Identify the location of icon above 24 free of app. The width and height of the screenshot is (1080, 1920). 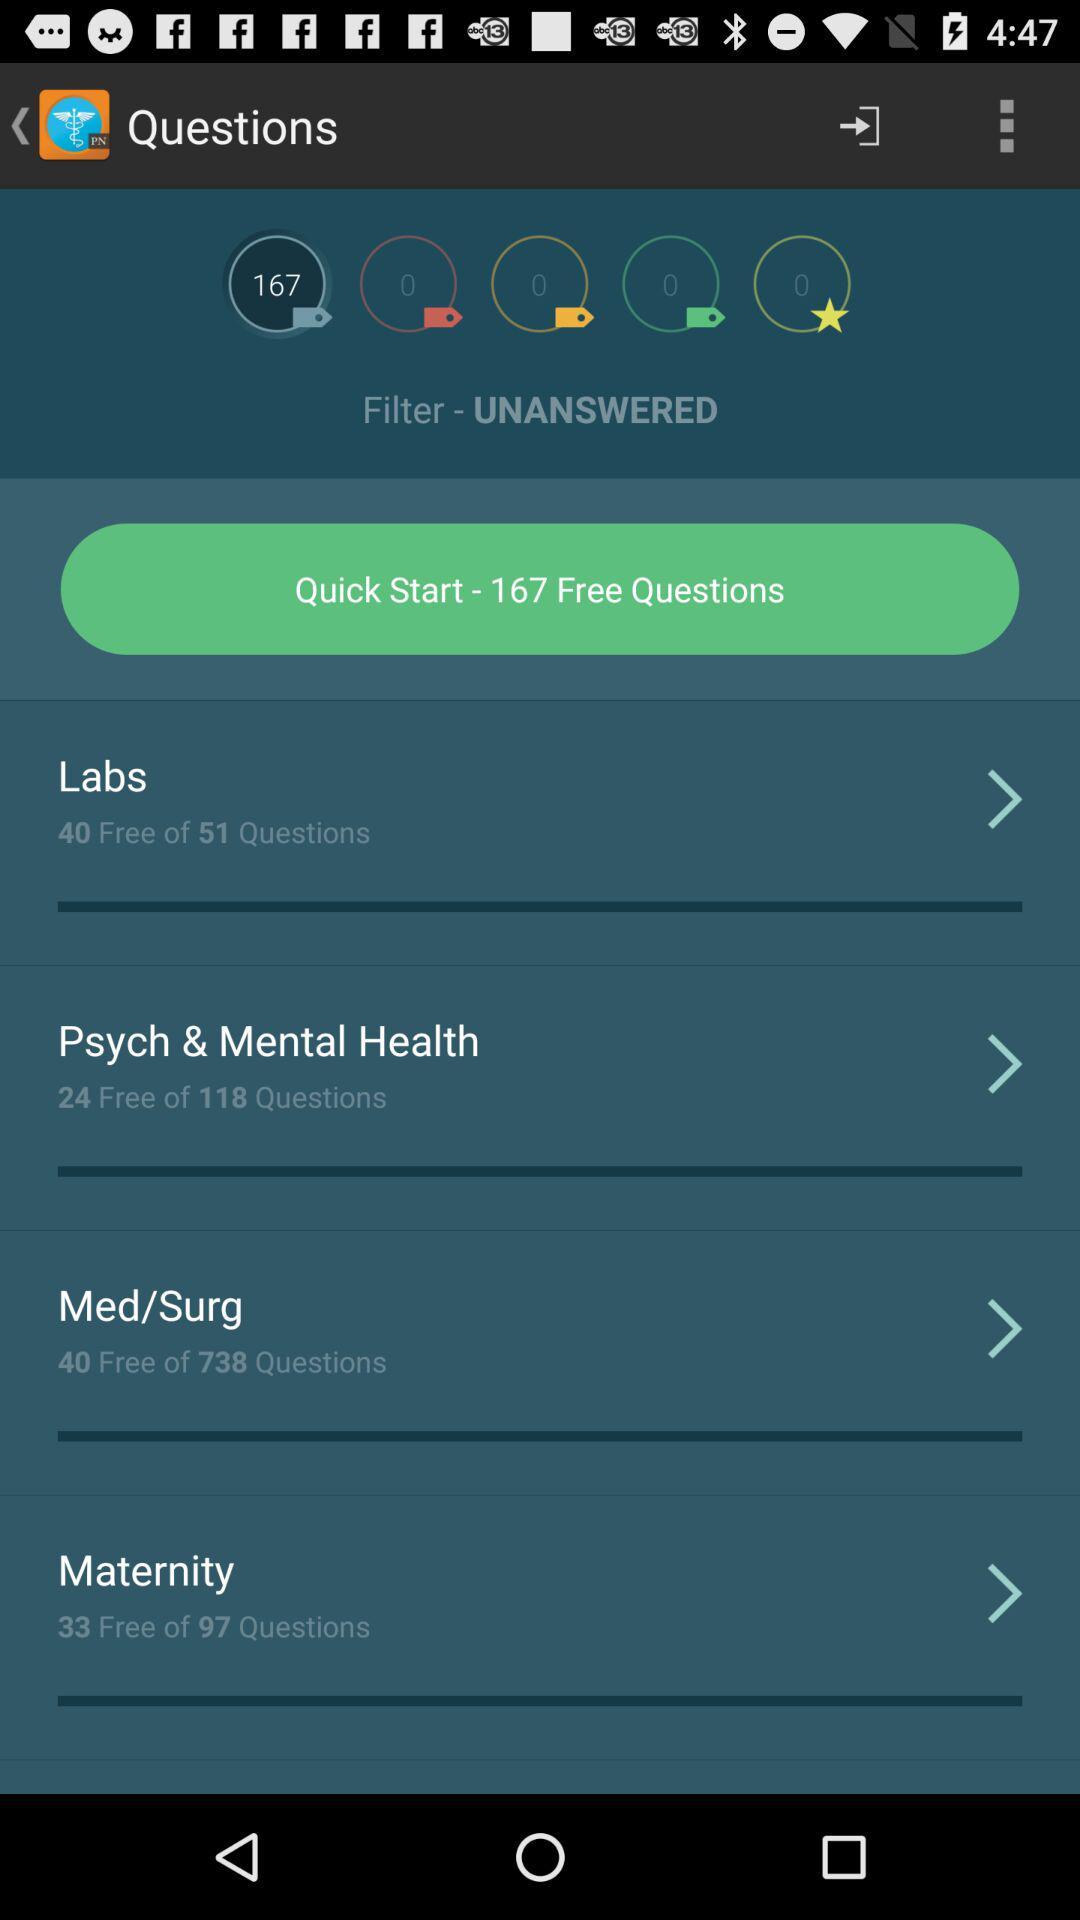
(267, 1039).